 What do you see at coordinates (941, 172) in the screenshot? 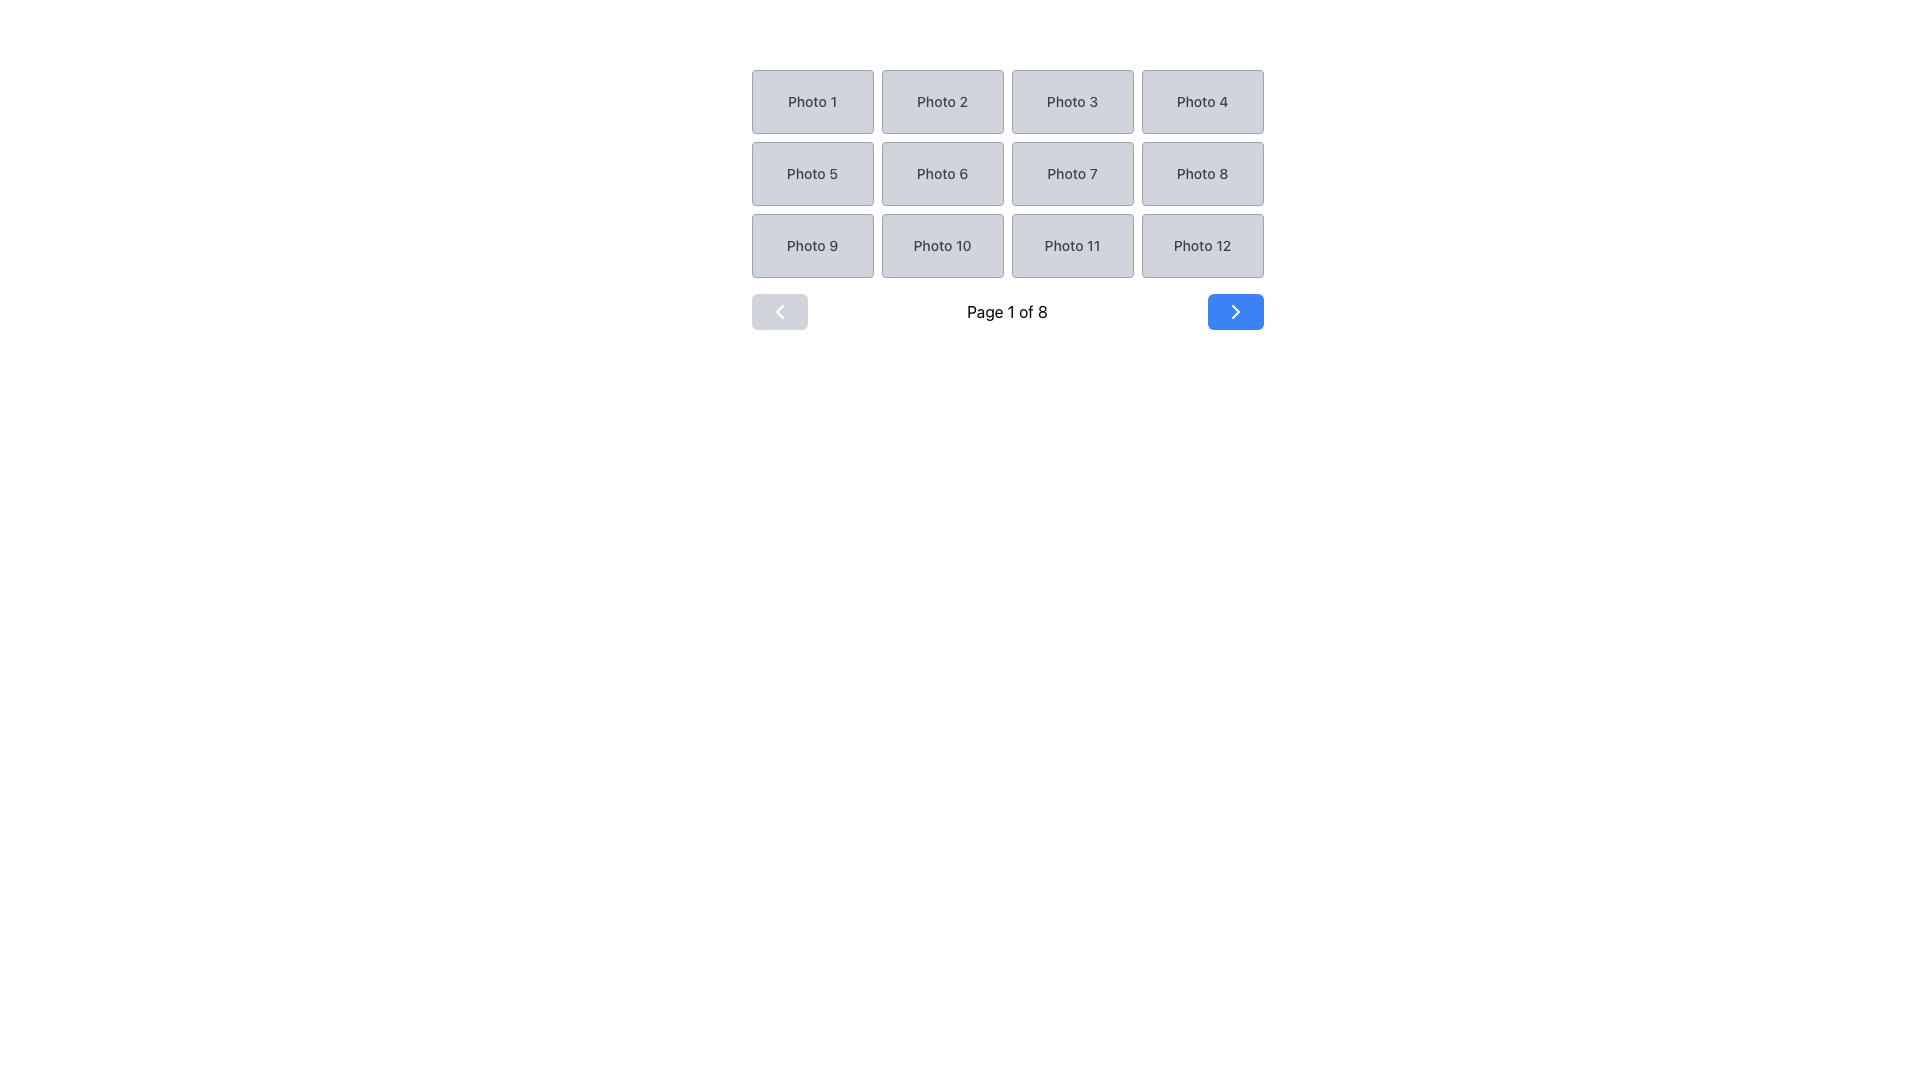
I see `the button representing 'Photo 6' located in the second row, second column of the grid layout` at bounding box center [941, 172].